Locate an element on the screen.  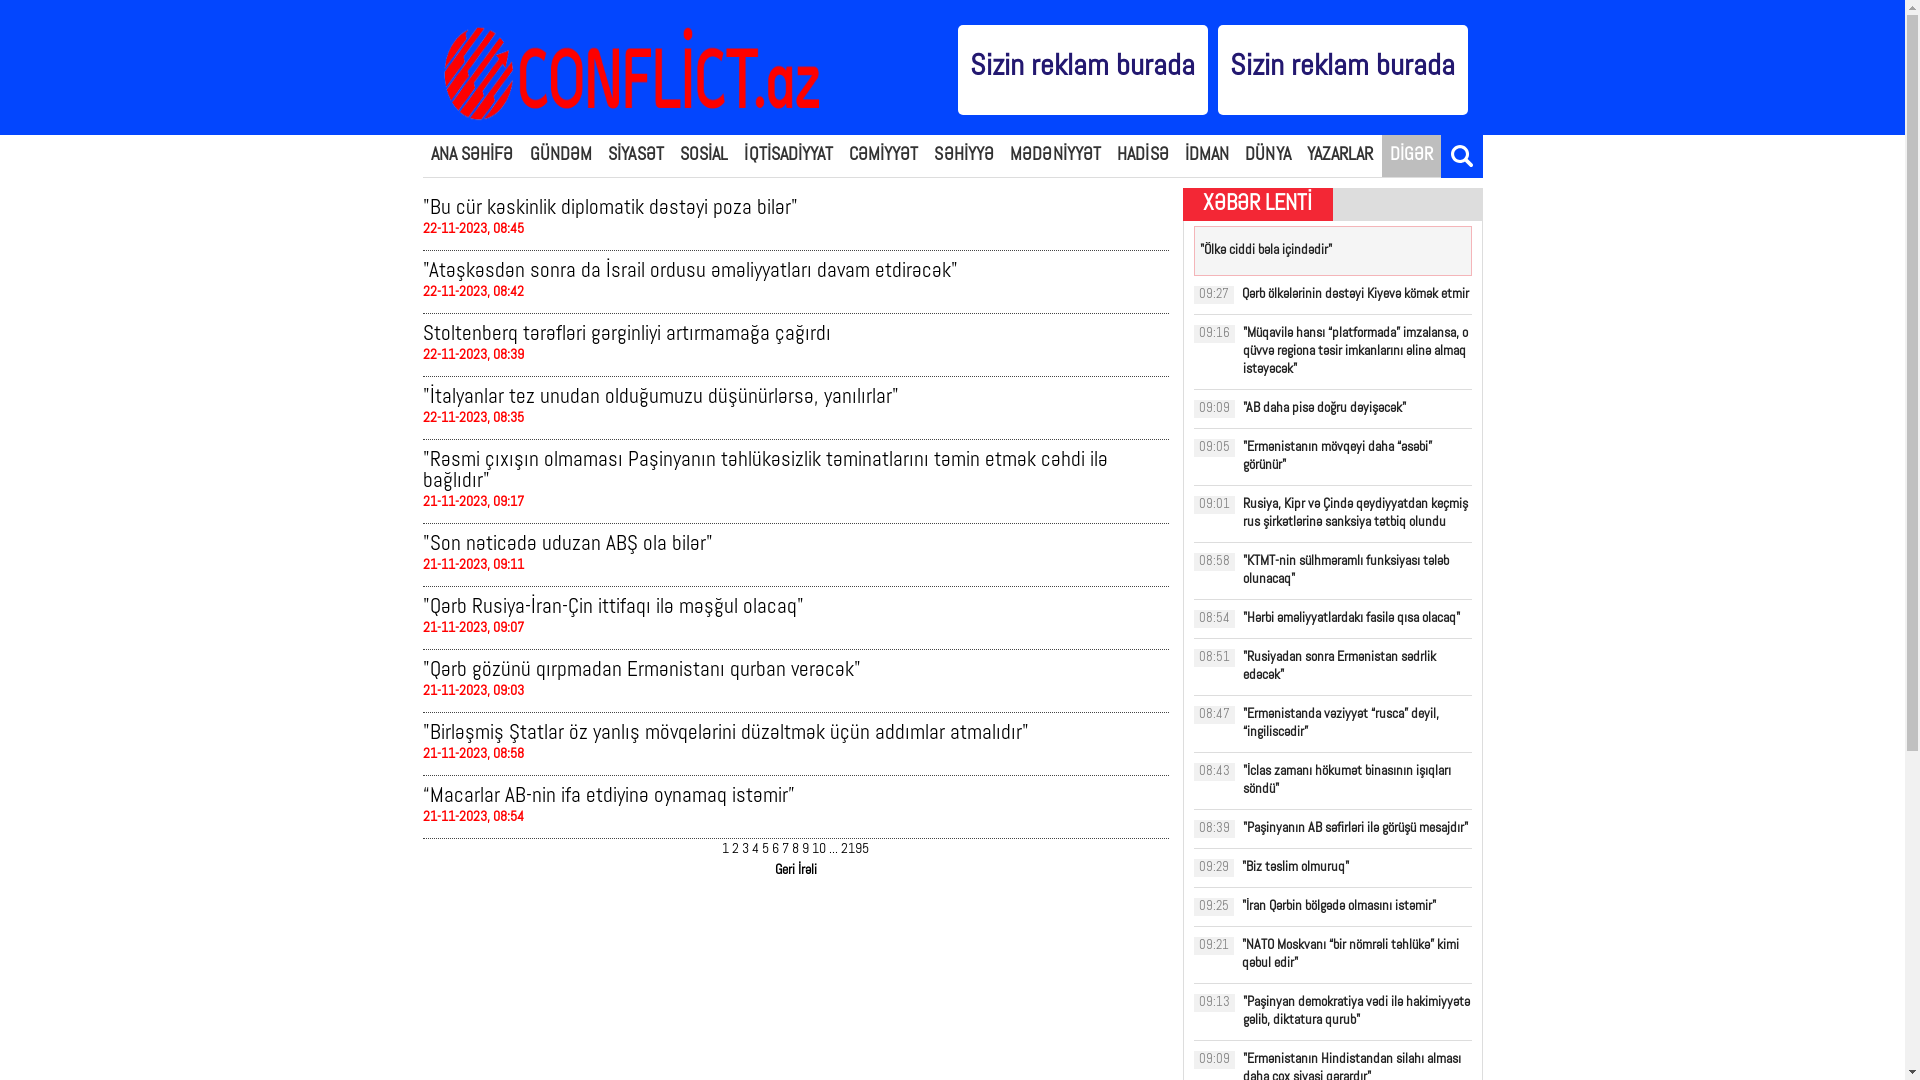
'2195' is located at coordinates (854, 849).